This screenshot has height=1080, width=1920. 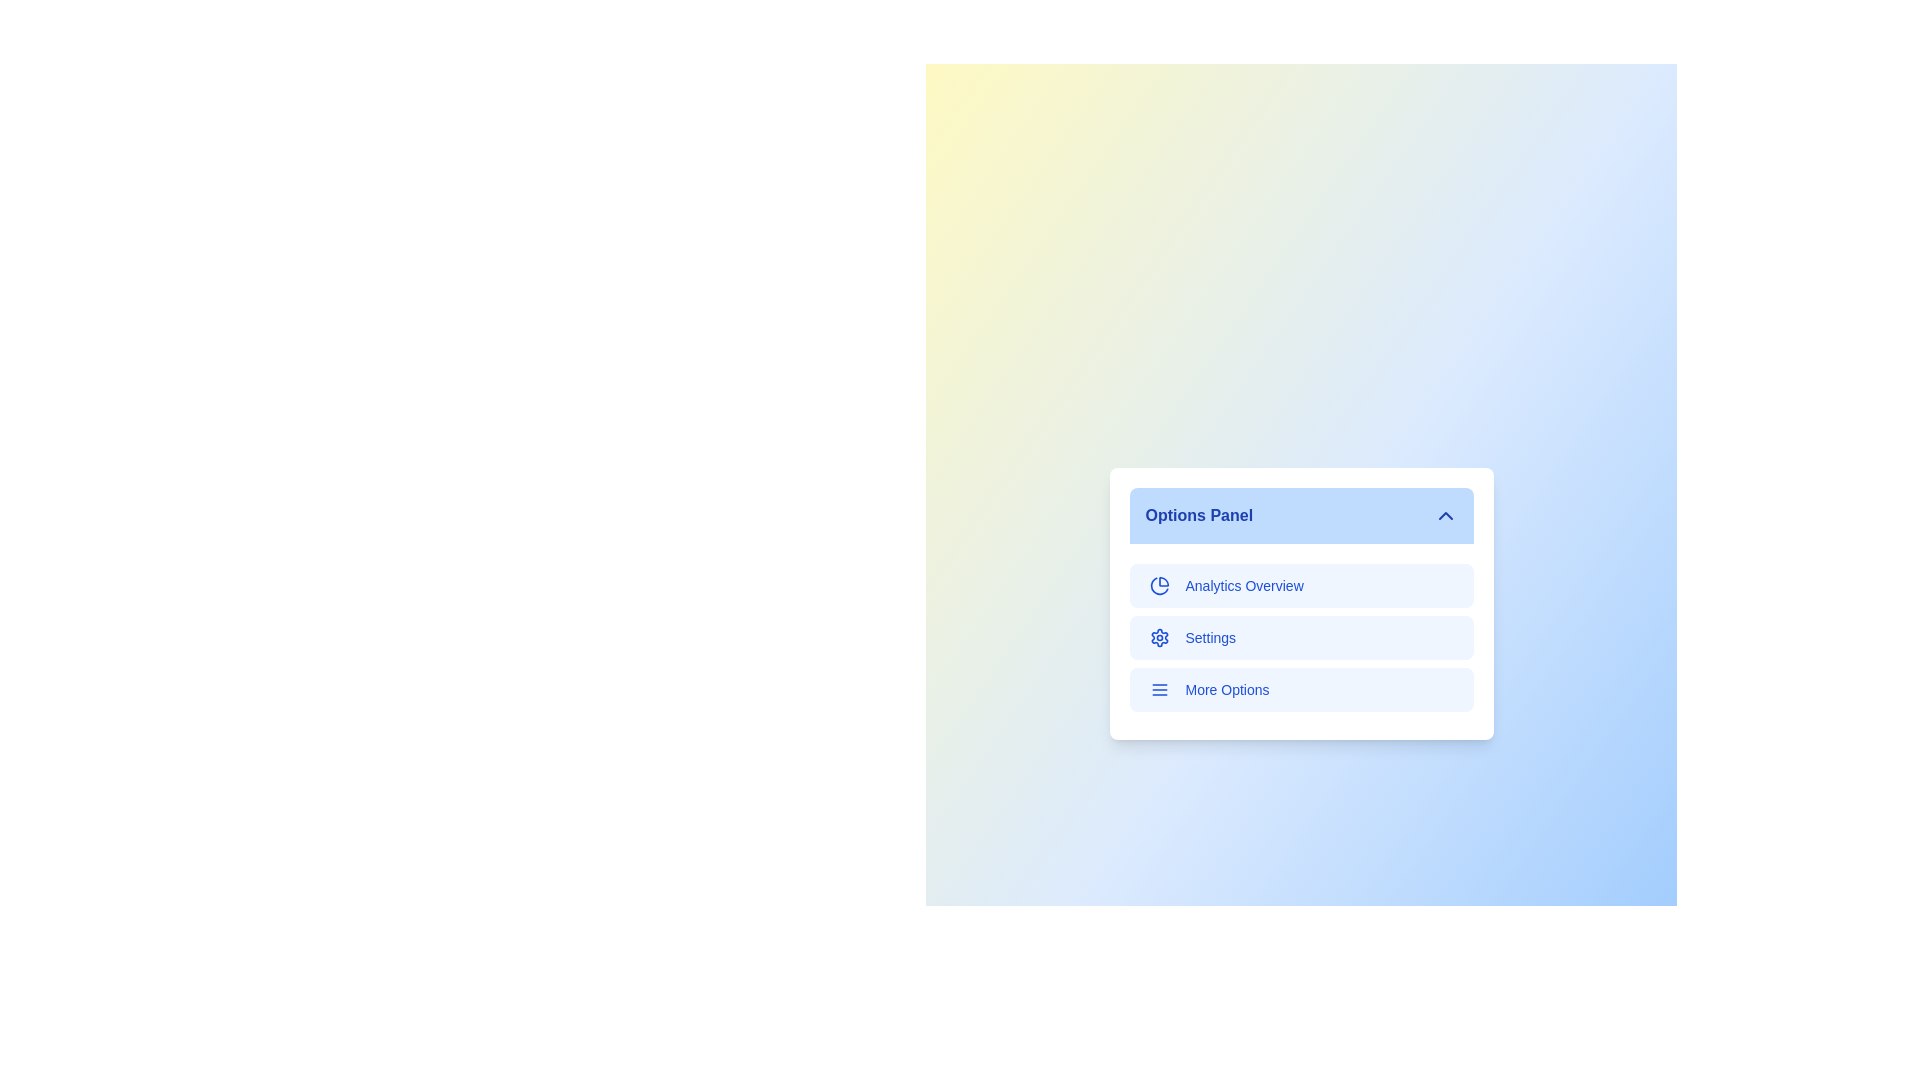 What do you see at coordinates (1301, 637) in the screenshot?
I see `the 'Settings' menu item` at bounding box center [1301, 637].